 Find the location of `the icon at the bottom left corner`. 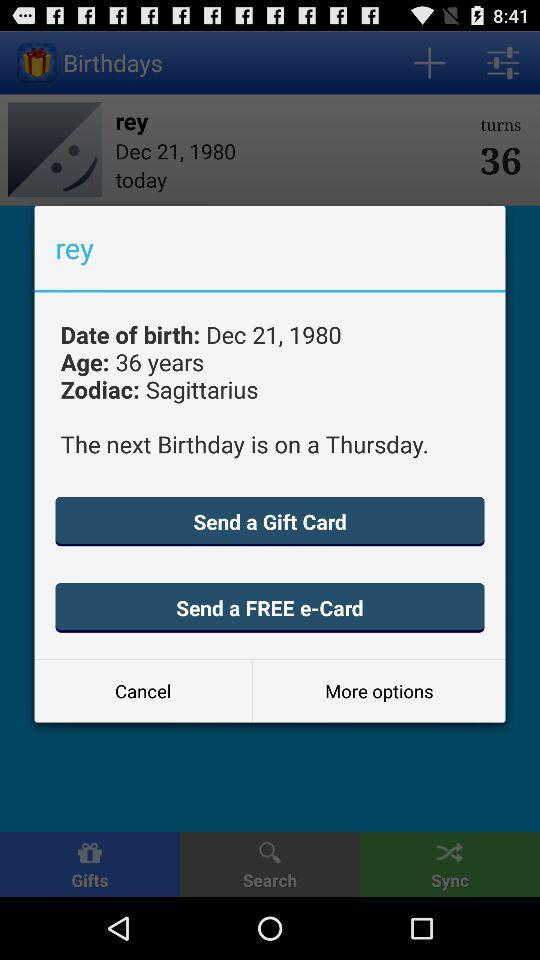

the icon at the bottom left corner is located at coordinates (142, 691).